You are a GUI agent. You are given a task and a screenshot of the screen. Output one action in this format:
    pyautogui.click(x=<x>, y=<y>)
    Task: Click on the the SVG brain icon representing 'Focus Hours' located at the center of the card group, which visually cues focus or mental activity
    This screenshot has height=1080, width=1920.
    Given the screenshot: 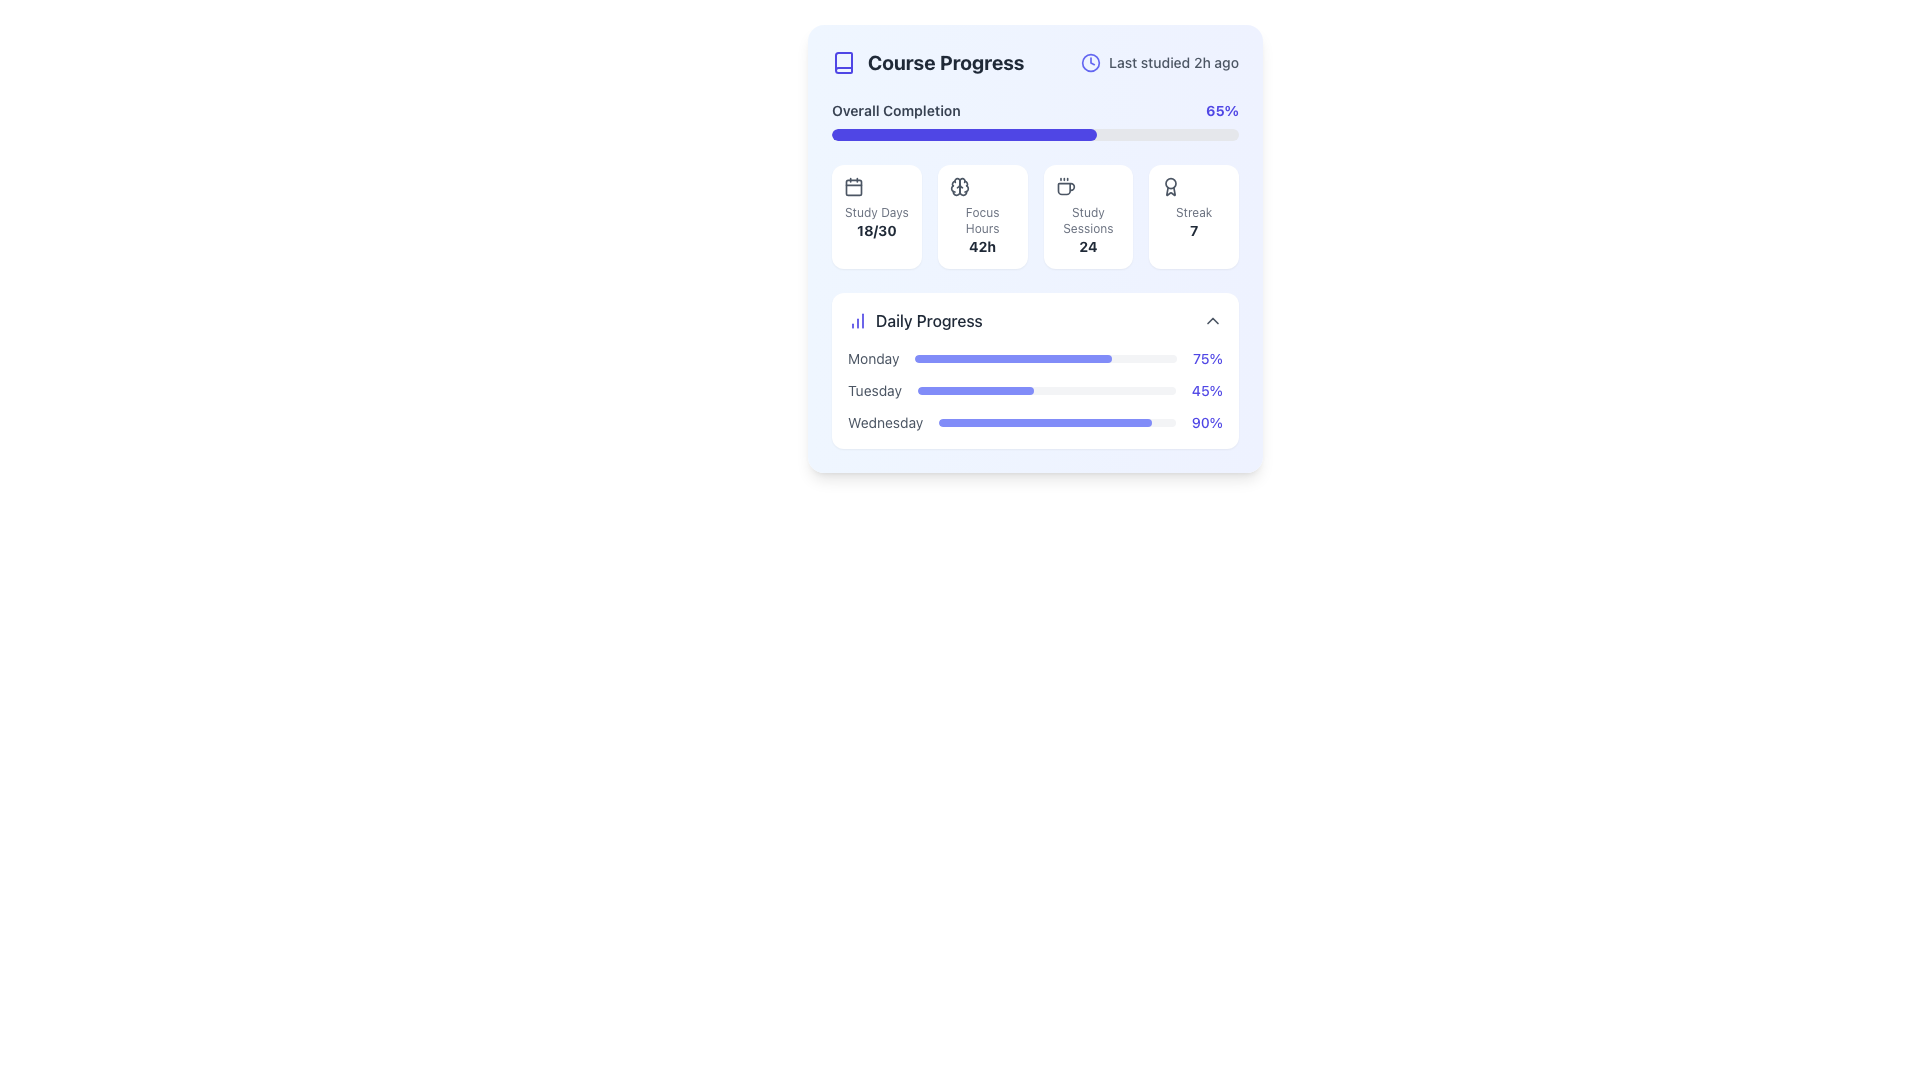 What is the action you would take?
    pyautogui.click(x=958, y=186)
    